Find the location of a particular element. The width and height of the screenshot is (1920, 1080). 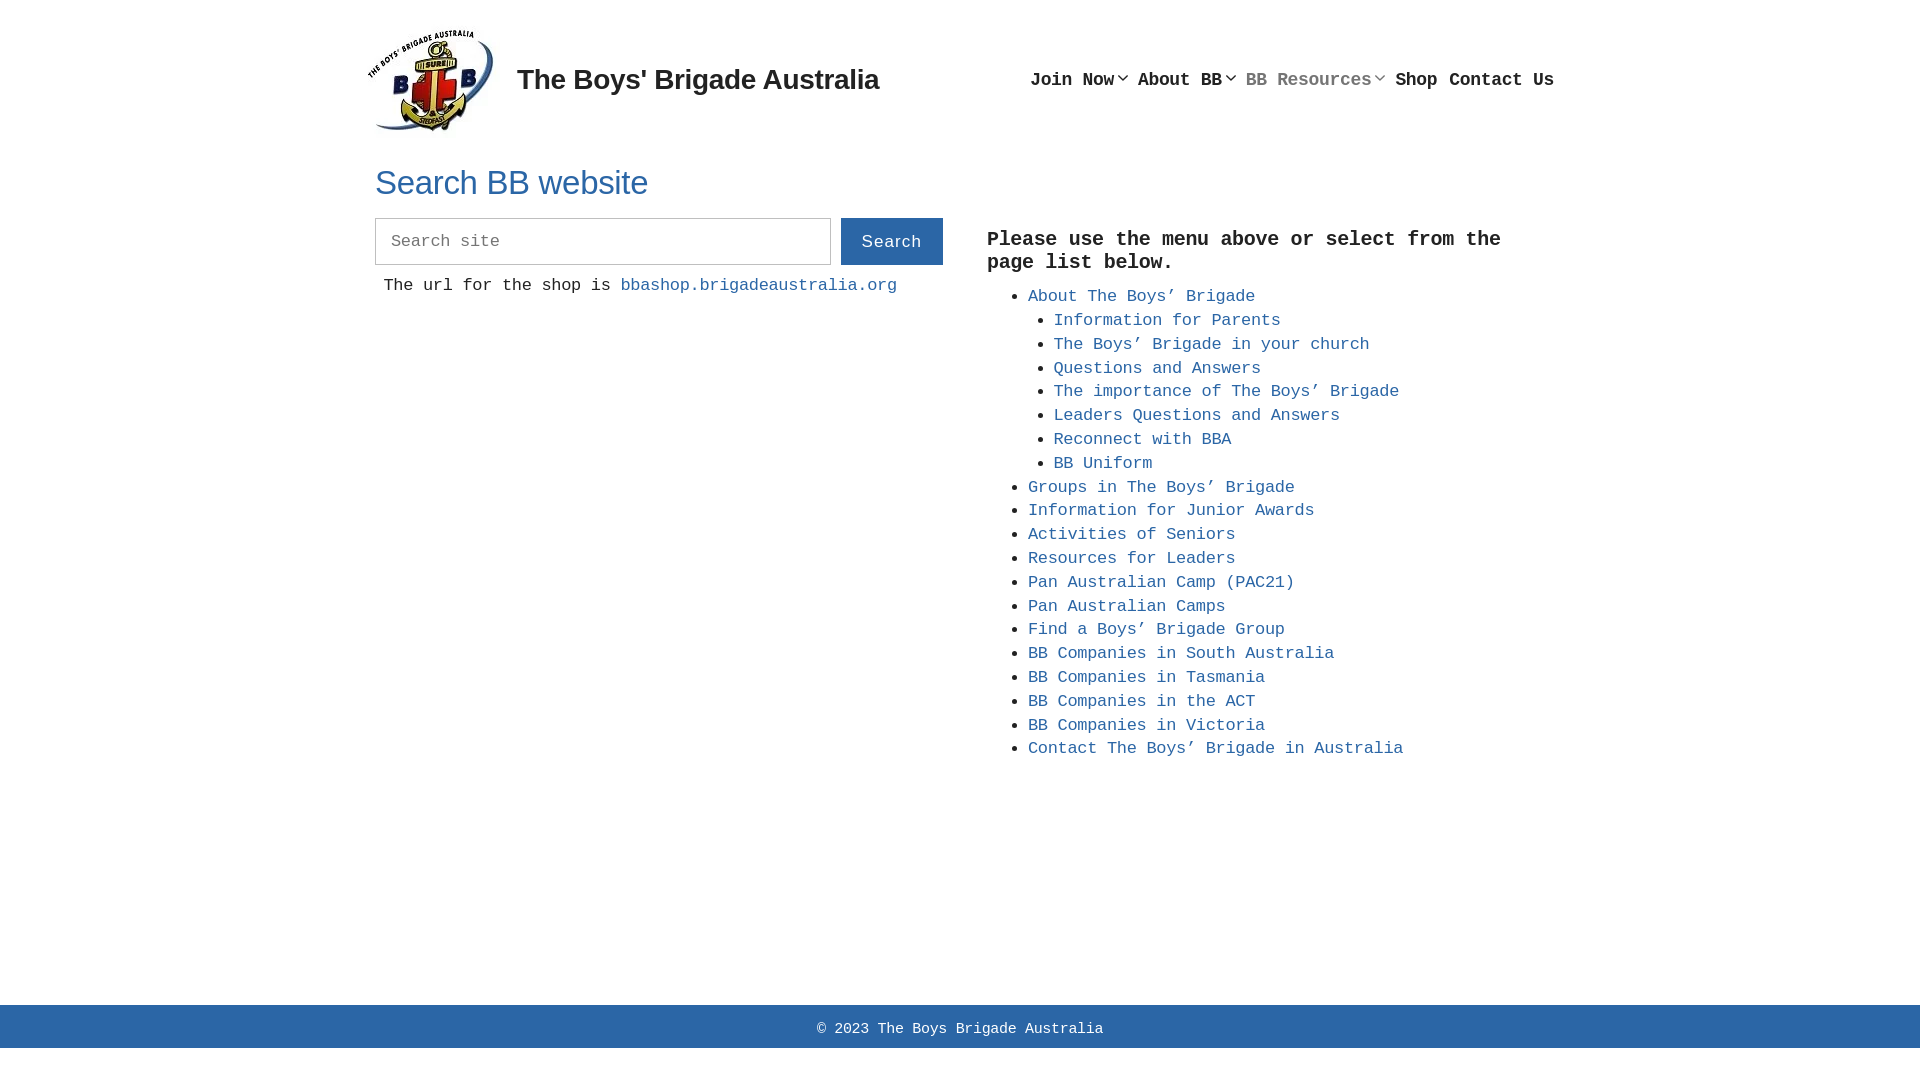

'Pan Australian Camps' is located at coordinates (1126, 605).